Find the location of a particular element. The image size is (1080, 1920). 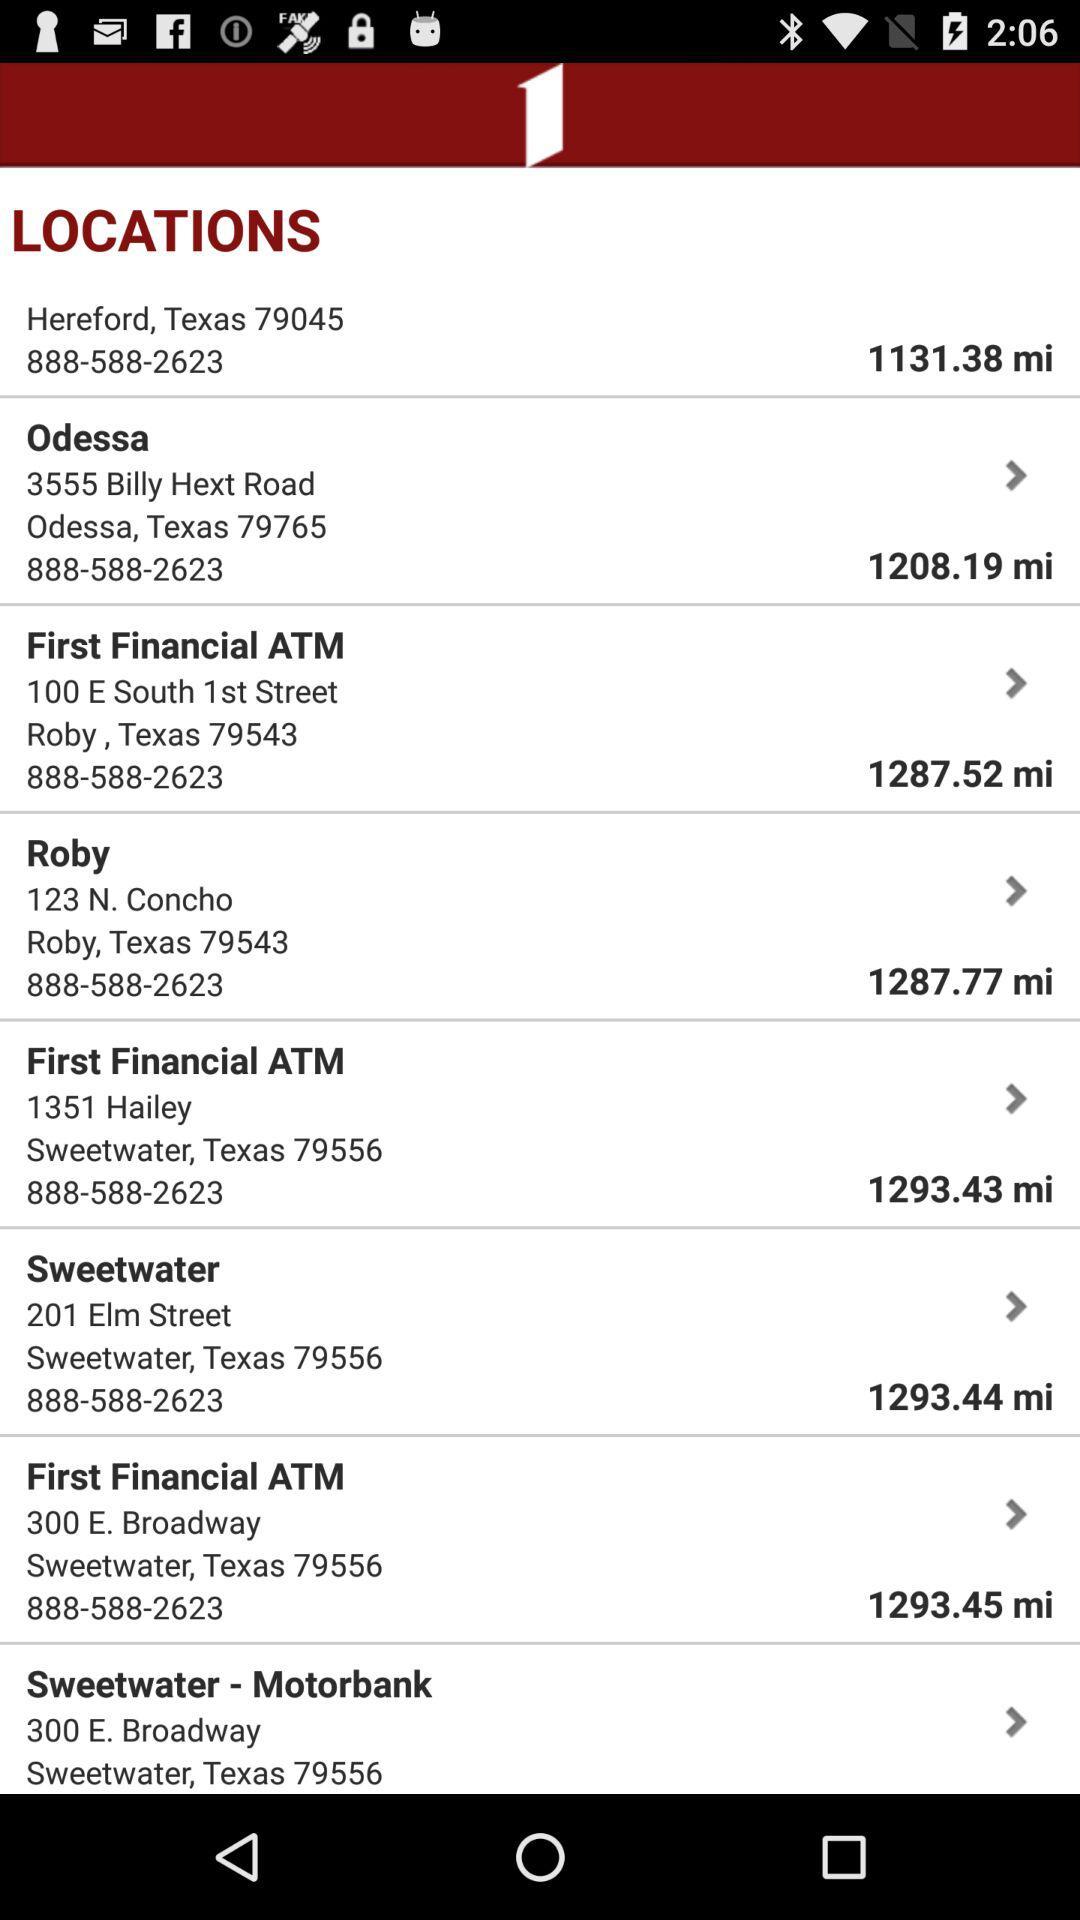

the item above sweetwater, texas 79556 app is located at coordinates (109, 1104).